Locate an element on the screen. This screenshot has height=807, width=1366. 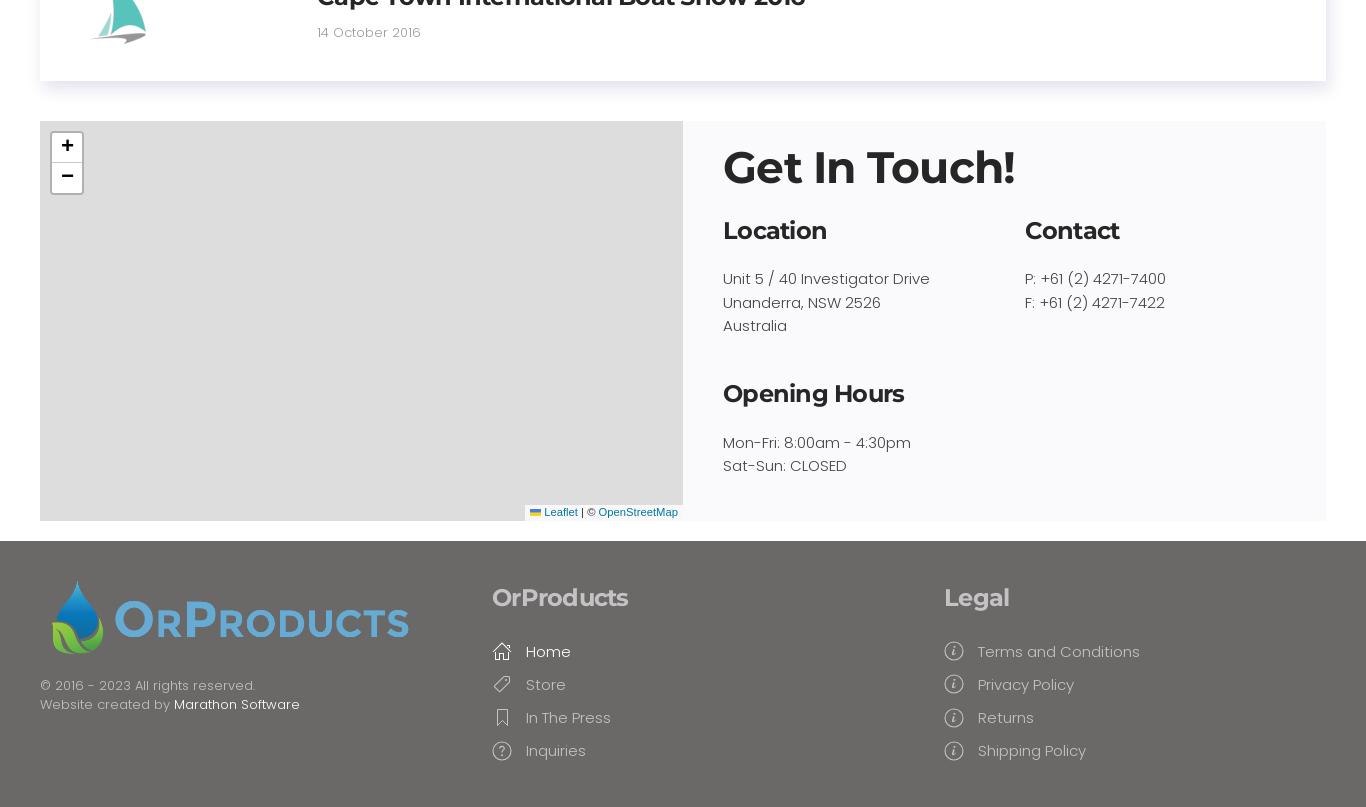
'Opening Hours' is located at coordinates (723, 393).